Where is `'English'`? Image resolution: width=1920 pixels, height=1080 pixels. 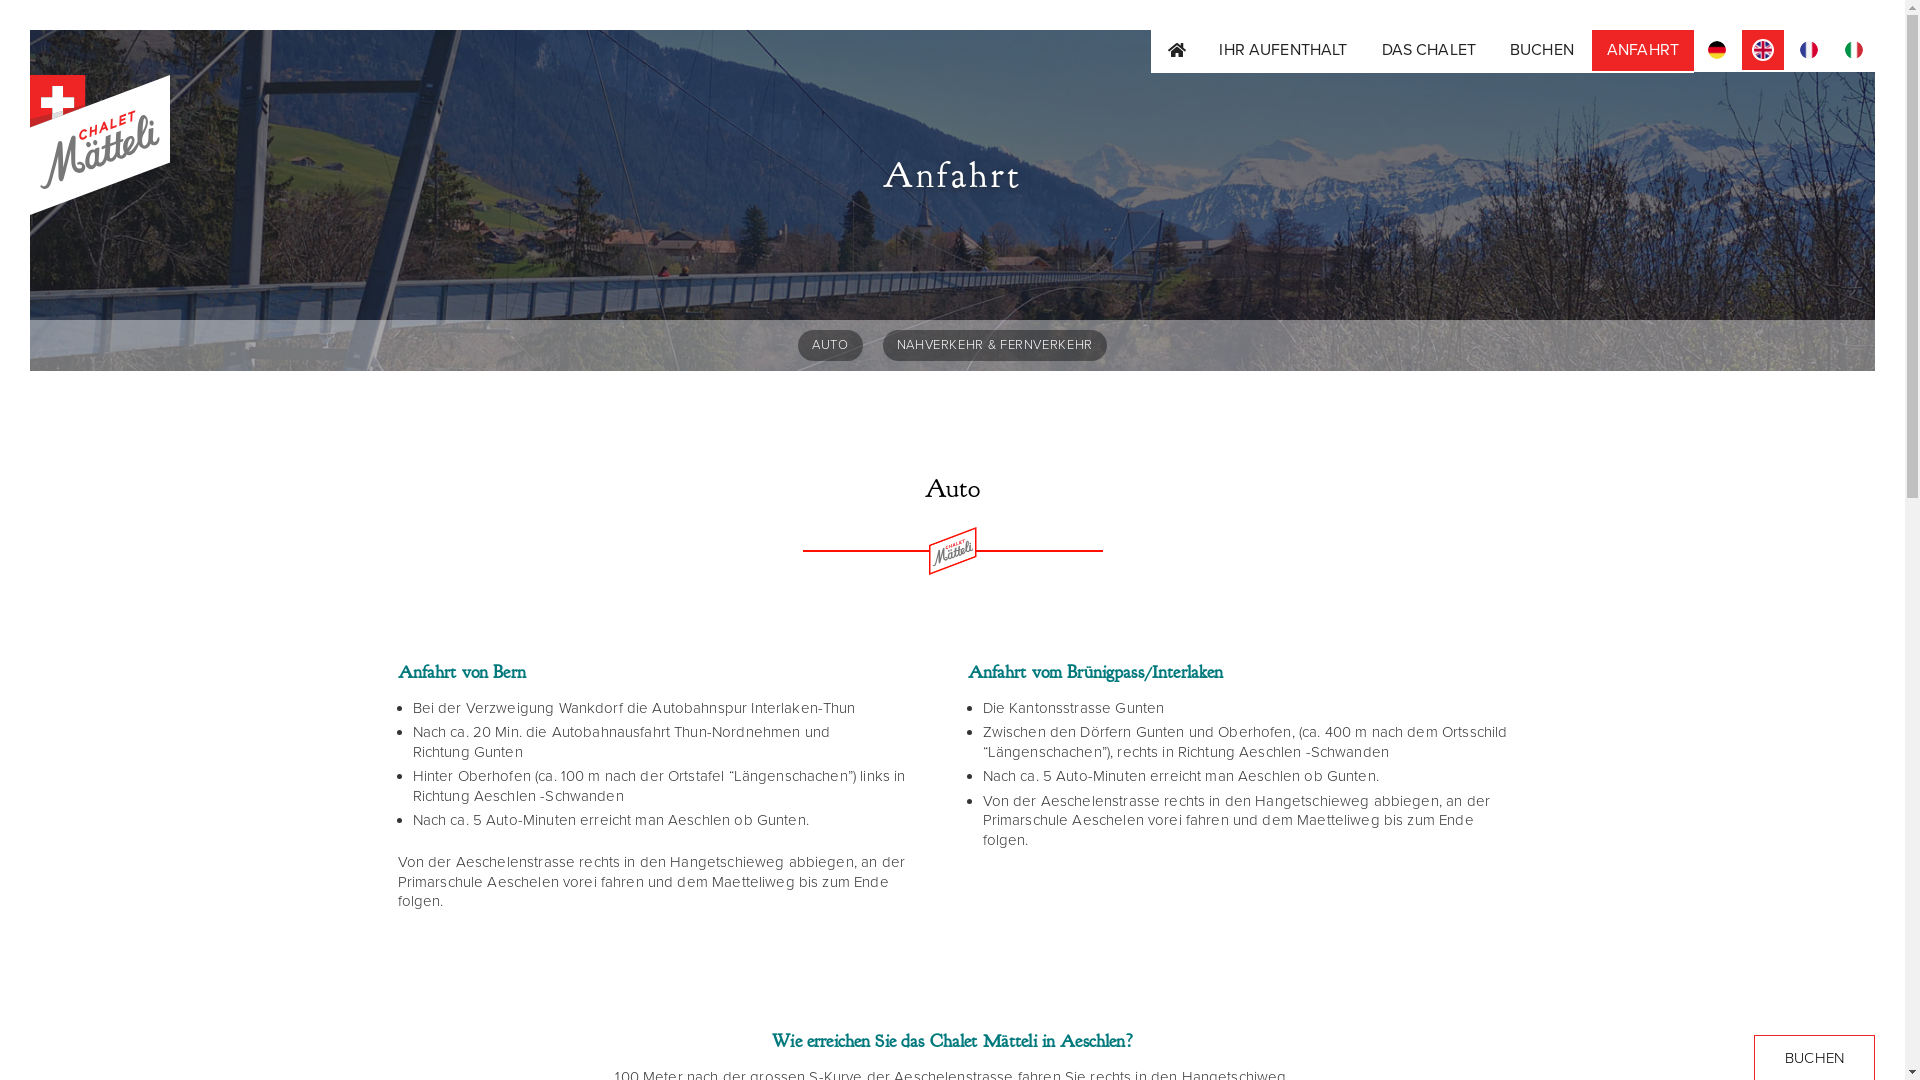
'English' is located at coordinates (1762, 49).